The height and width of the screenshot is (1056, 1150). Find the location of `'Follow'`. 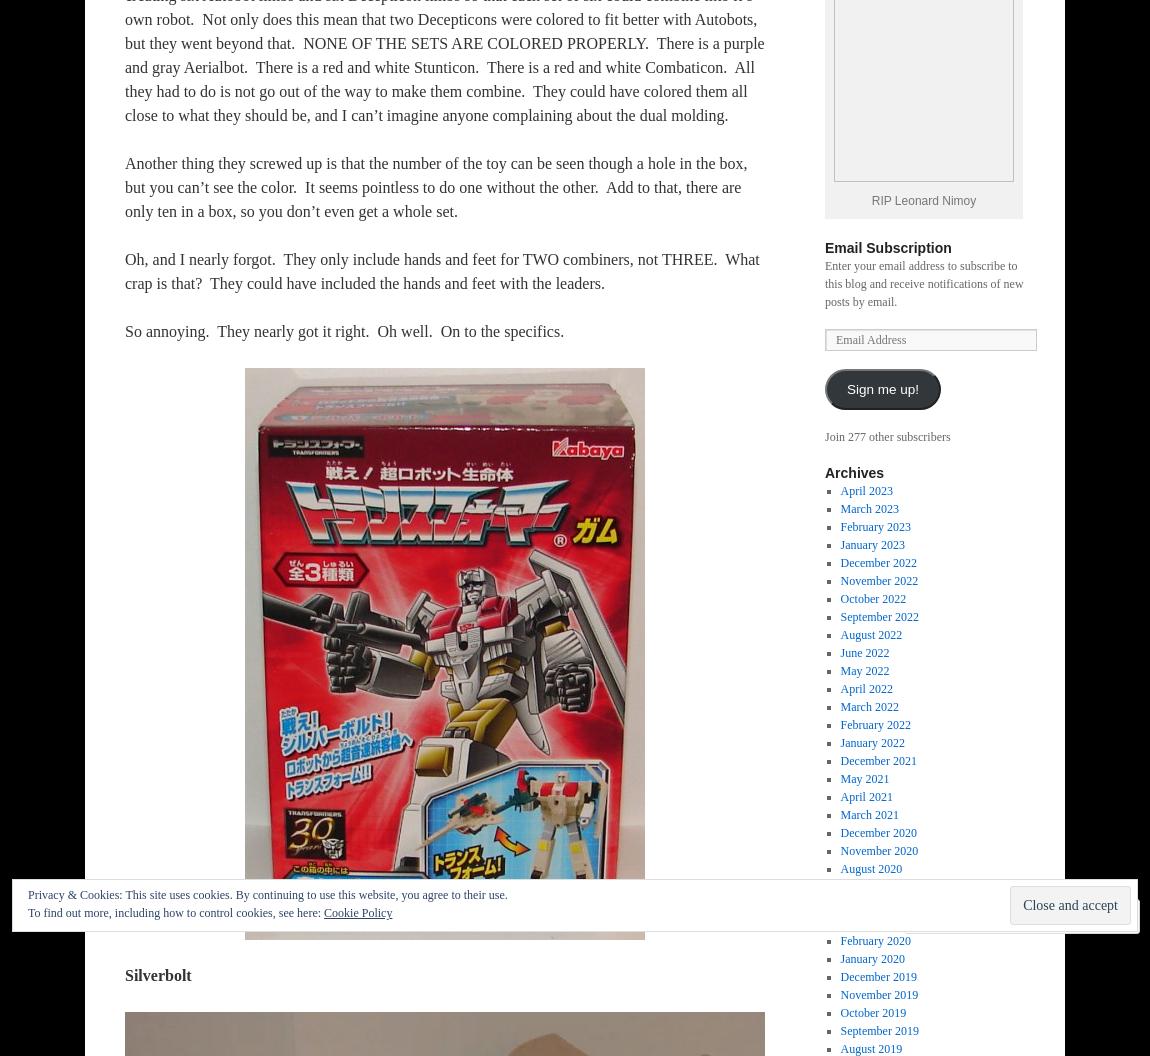

'Follow' is located at coordinates (1069, 915).